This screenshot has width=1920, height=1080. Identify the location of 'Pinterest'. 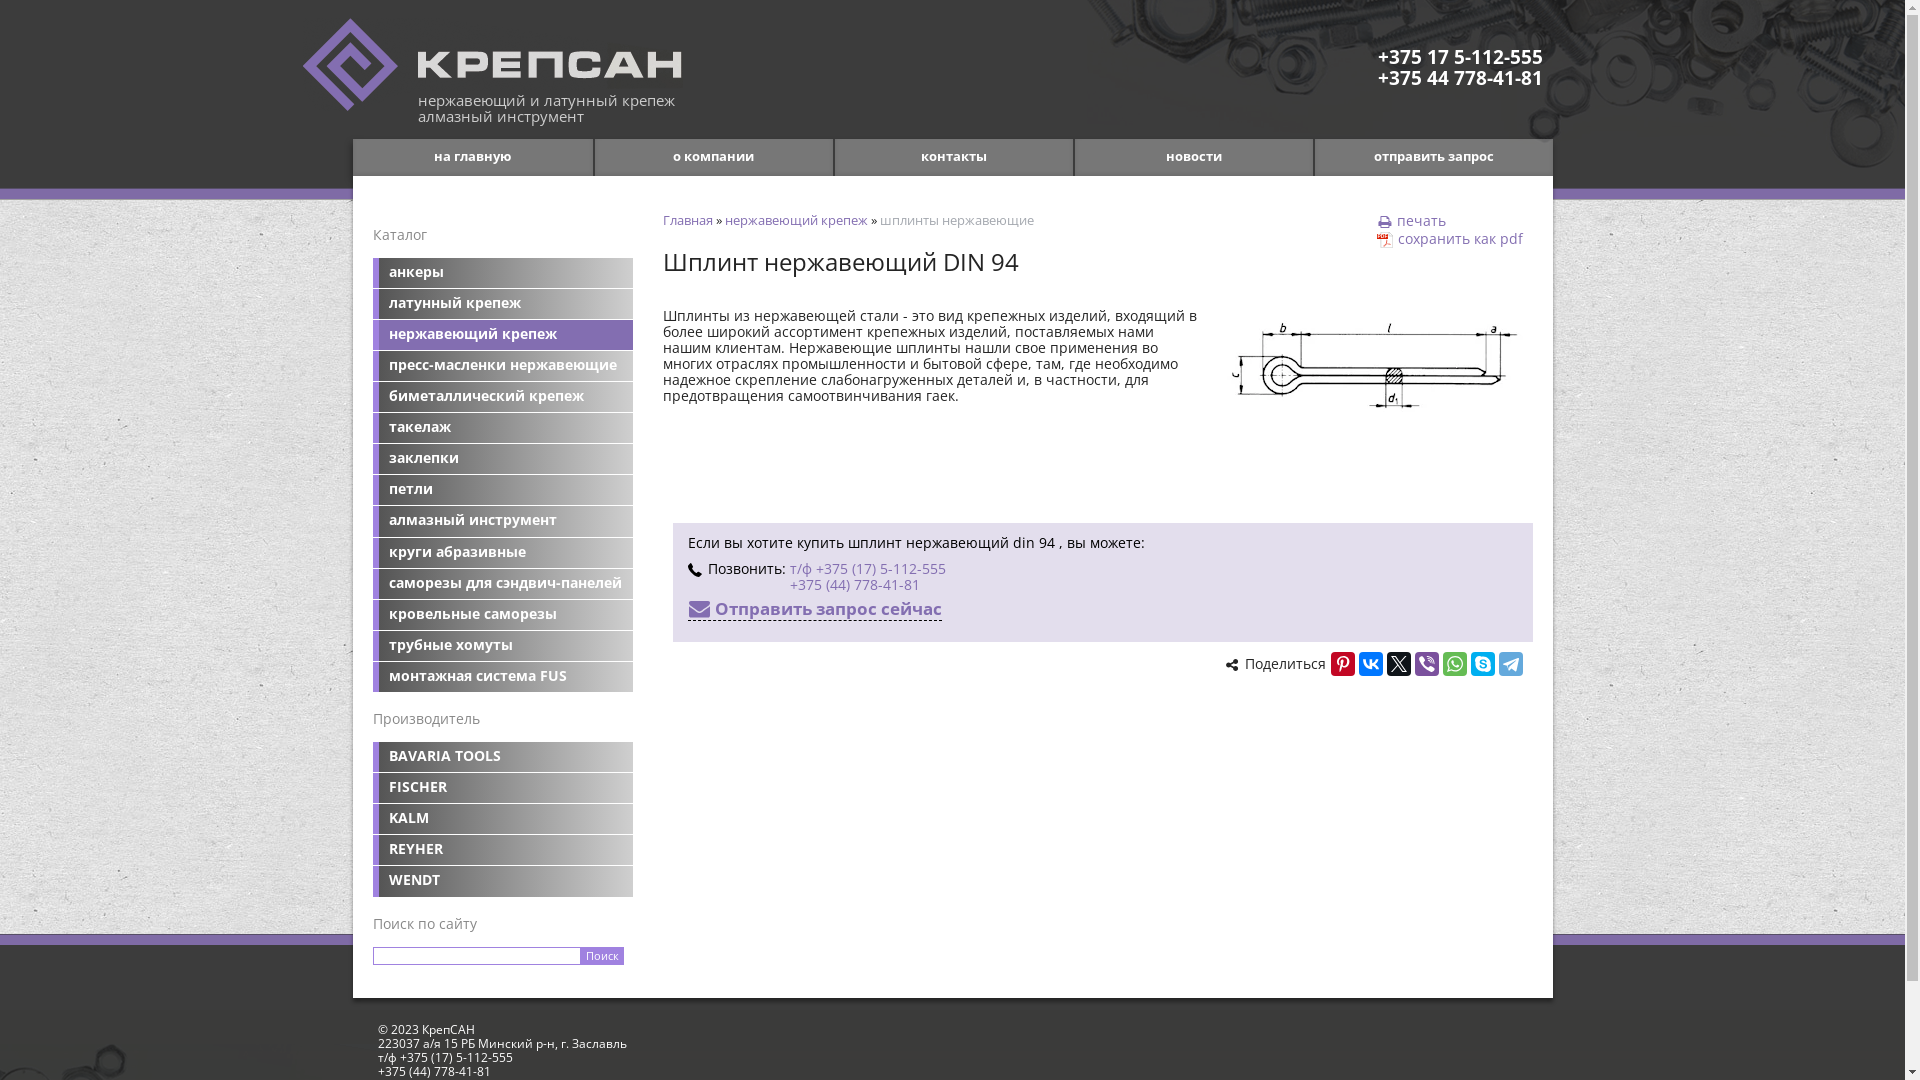
(1342, 663).